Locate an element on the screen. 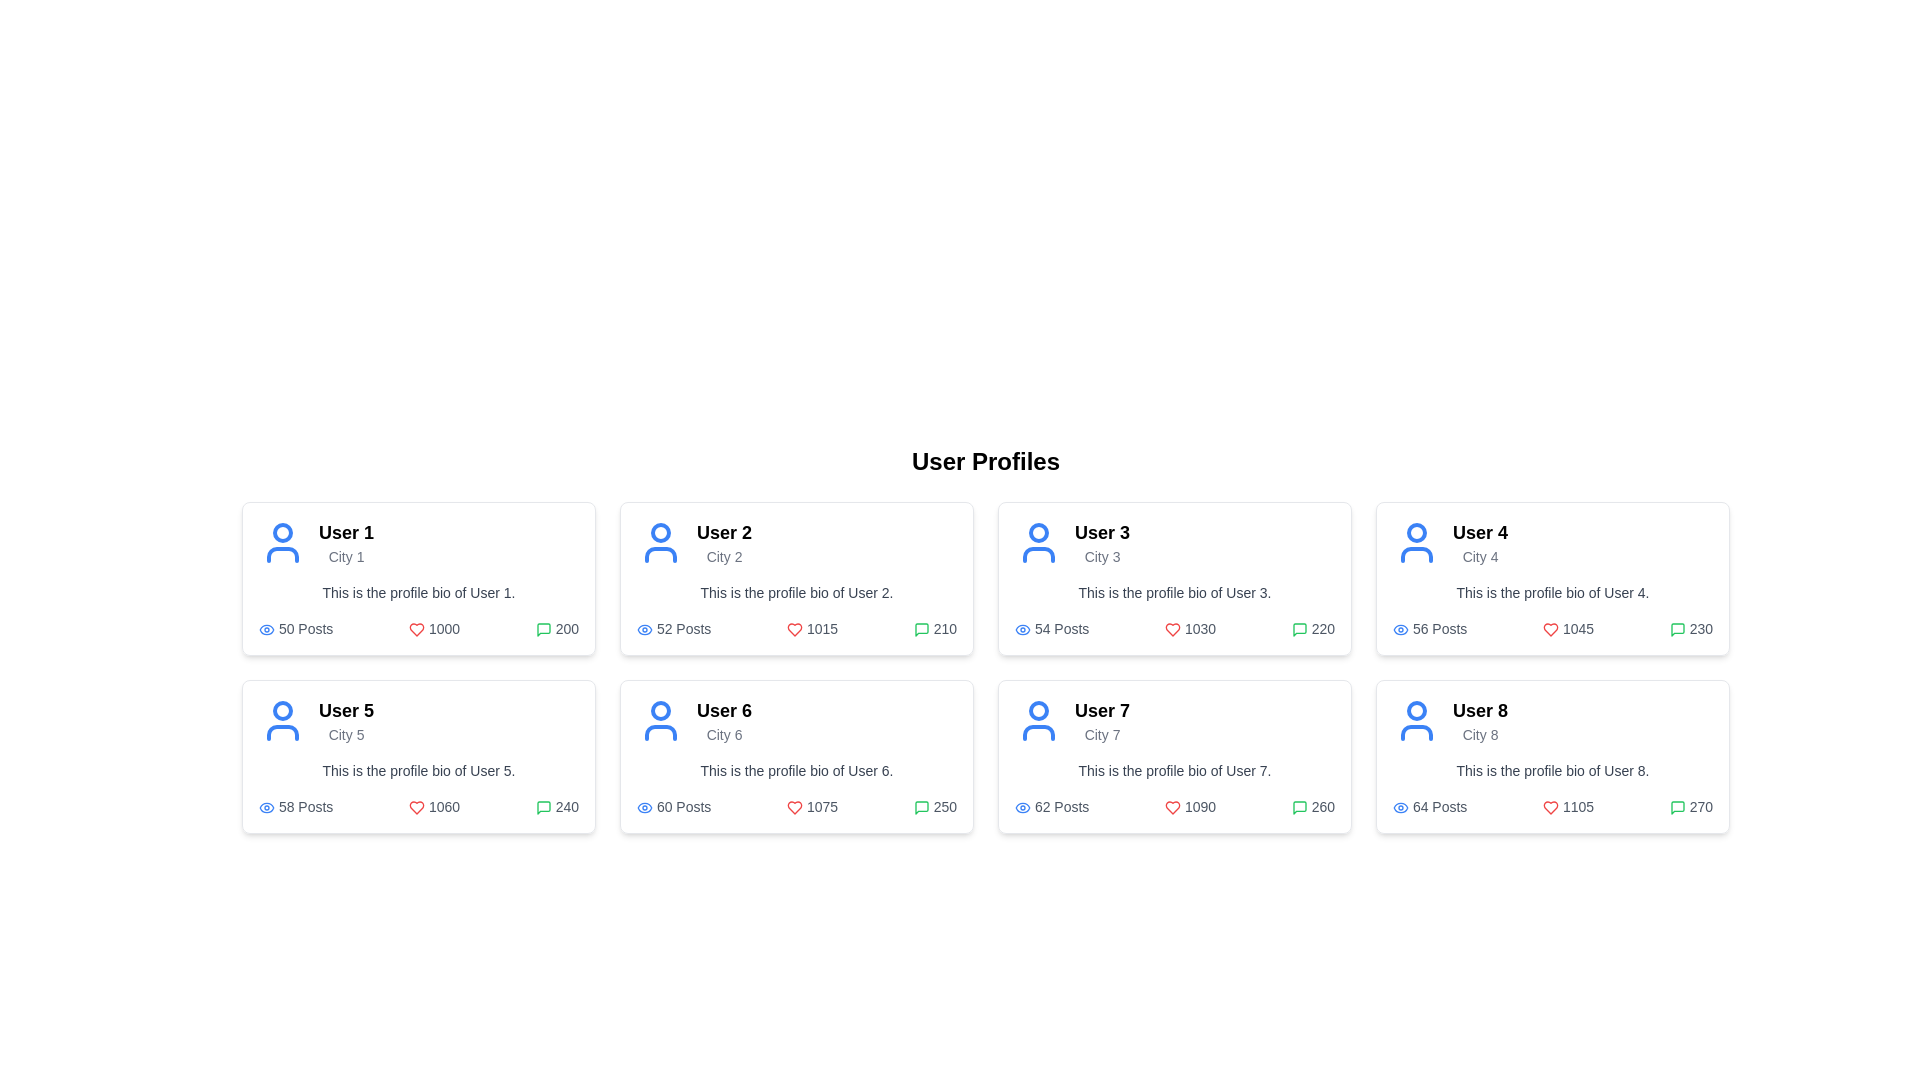 The image size is (1920, 1080). the user profile heading displaying 'User 3' with the smaller gray text 'City 3' beneath it, located on the right side of the user profiles grid is located at coordinates (1101, 543).